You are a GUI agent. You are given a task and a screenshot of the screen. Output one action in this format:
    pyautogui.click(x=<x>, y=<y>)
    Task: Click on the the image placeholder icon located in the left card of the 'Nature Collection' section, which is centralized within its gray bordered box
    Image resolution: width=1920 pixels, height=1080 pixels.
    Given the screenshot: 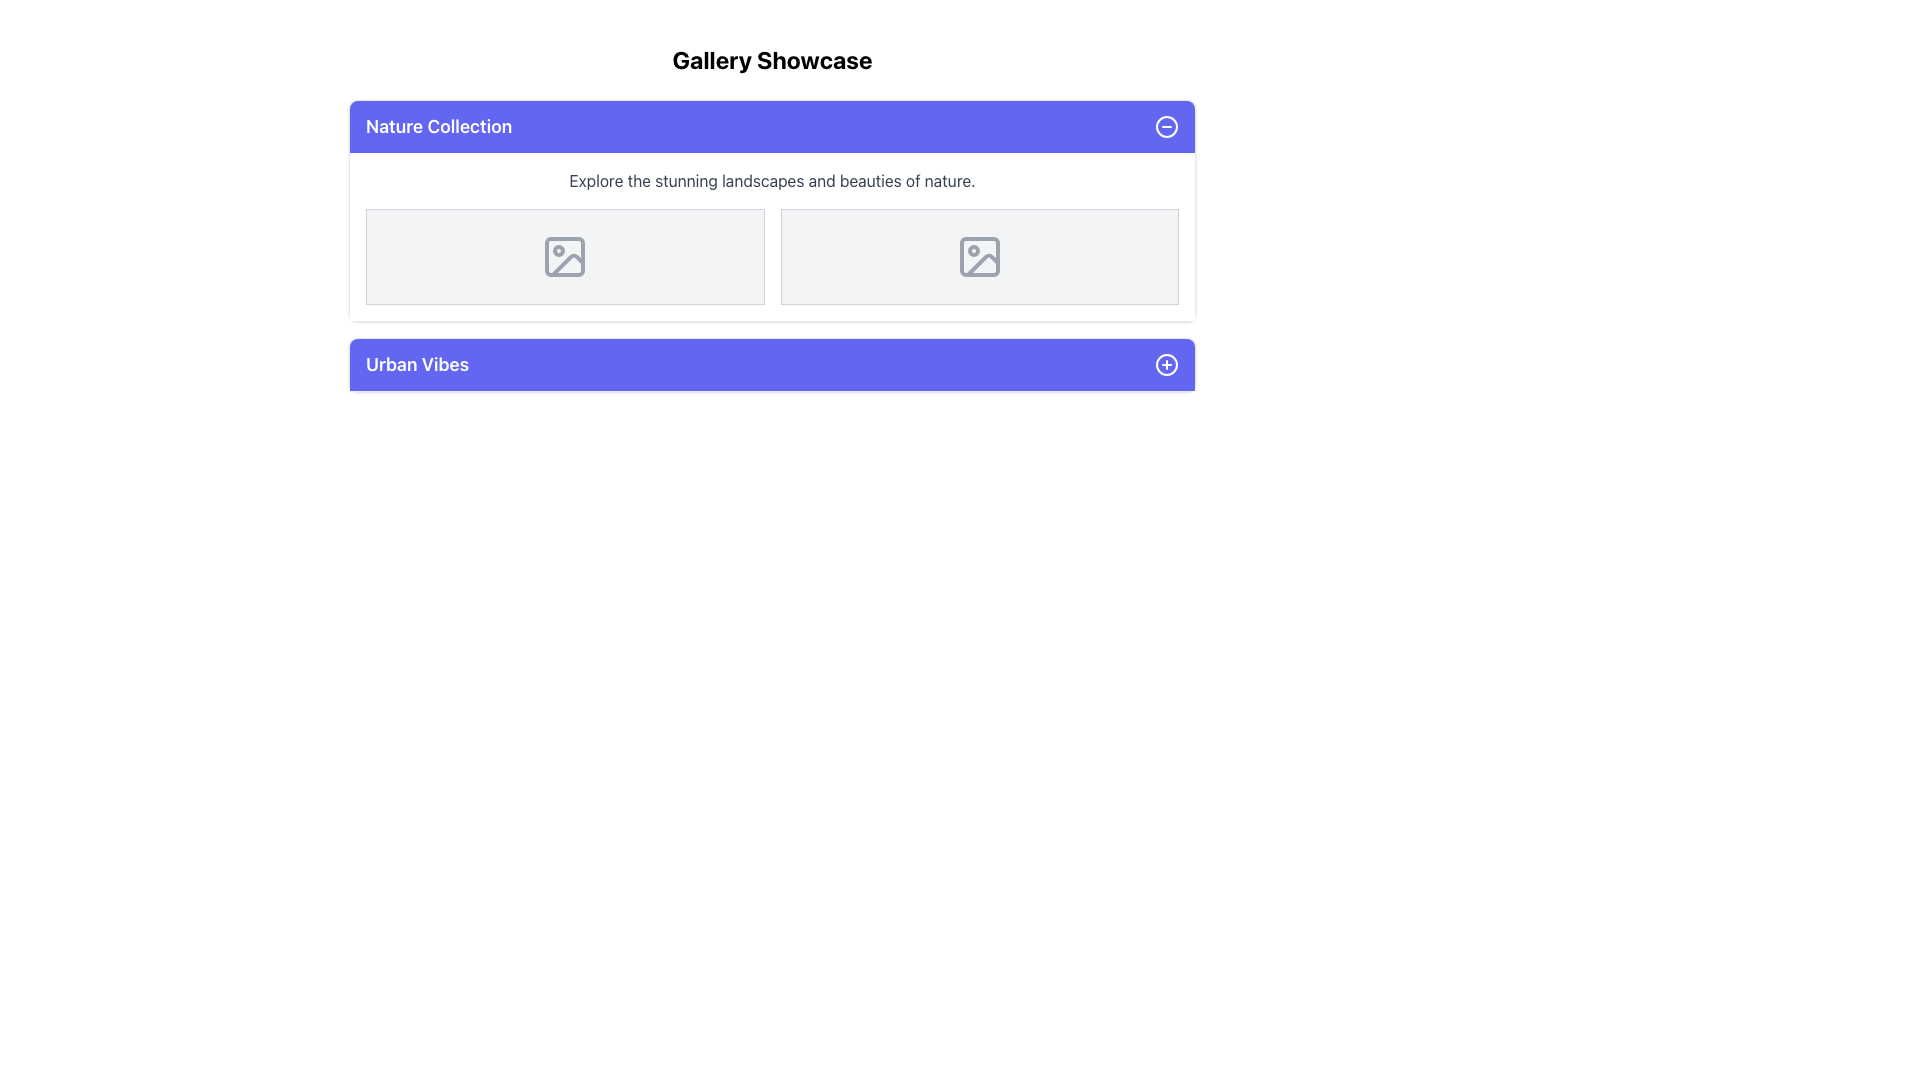 What is the action you would take?
    pyautogui.click(x=564, y=256)
    